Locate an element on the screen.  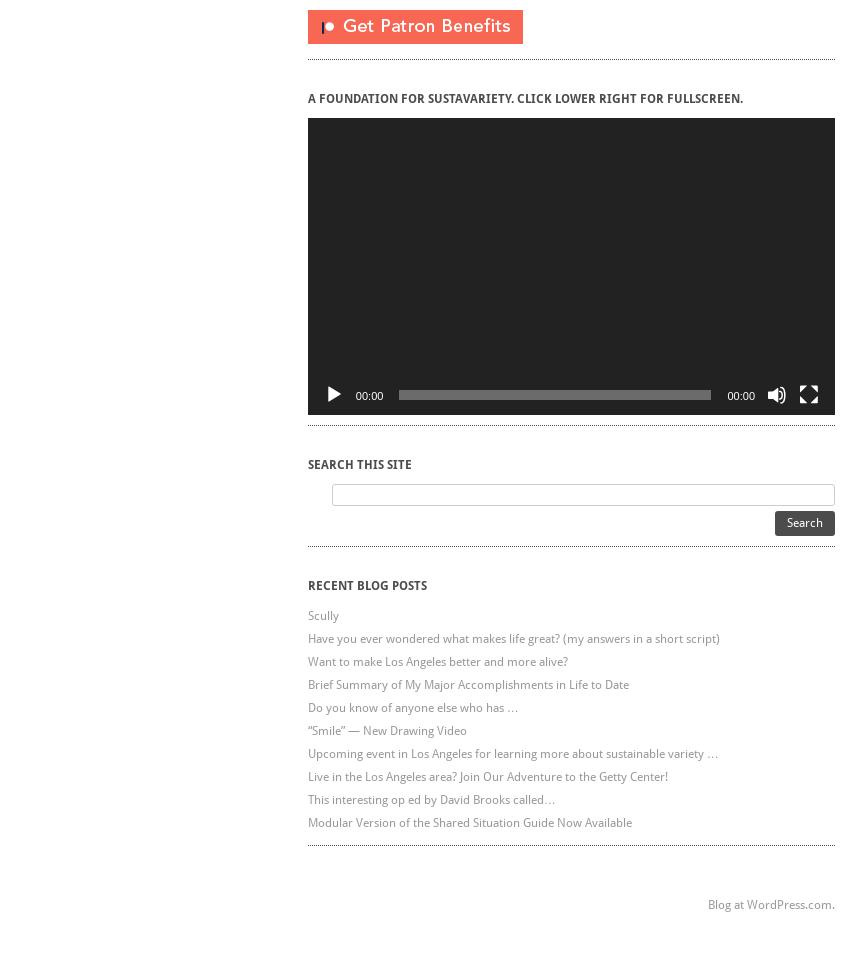
'a foundation for SustaVariety. Click lower right for fullscreen.' is located at coordinates (523, 98).